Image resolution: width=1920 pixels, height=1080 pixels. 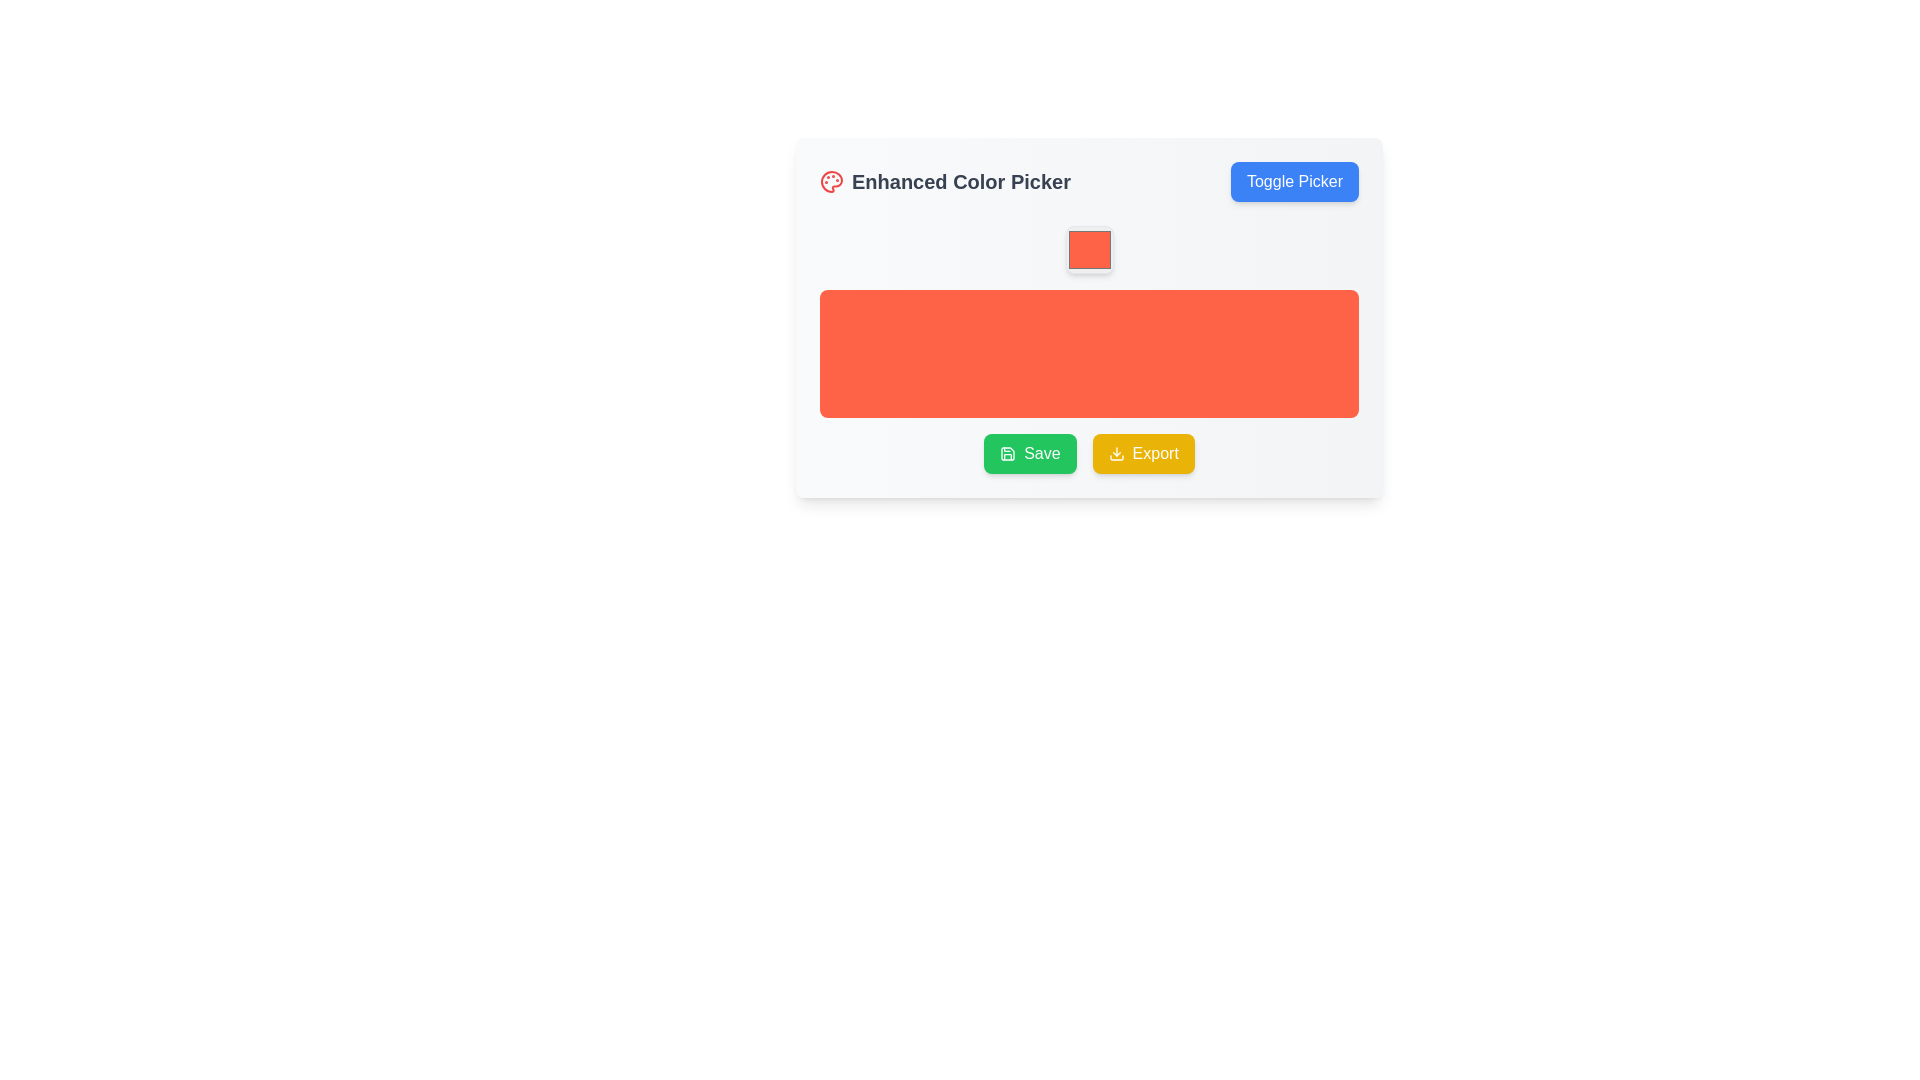 What do you see at coordinates (1088, 454) in the screenshot?
I see `the 'Export' button, which is the right button` at bounding box center [1088, 454].